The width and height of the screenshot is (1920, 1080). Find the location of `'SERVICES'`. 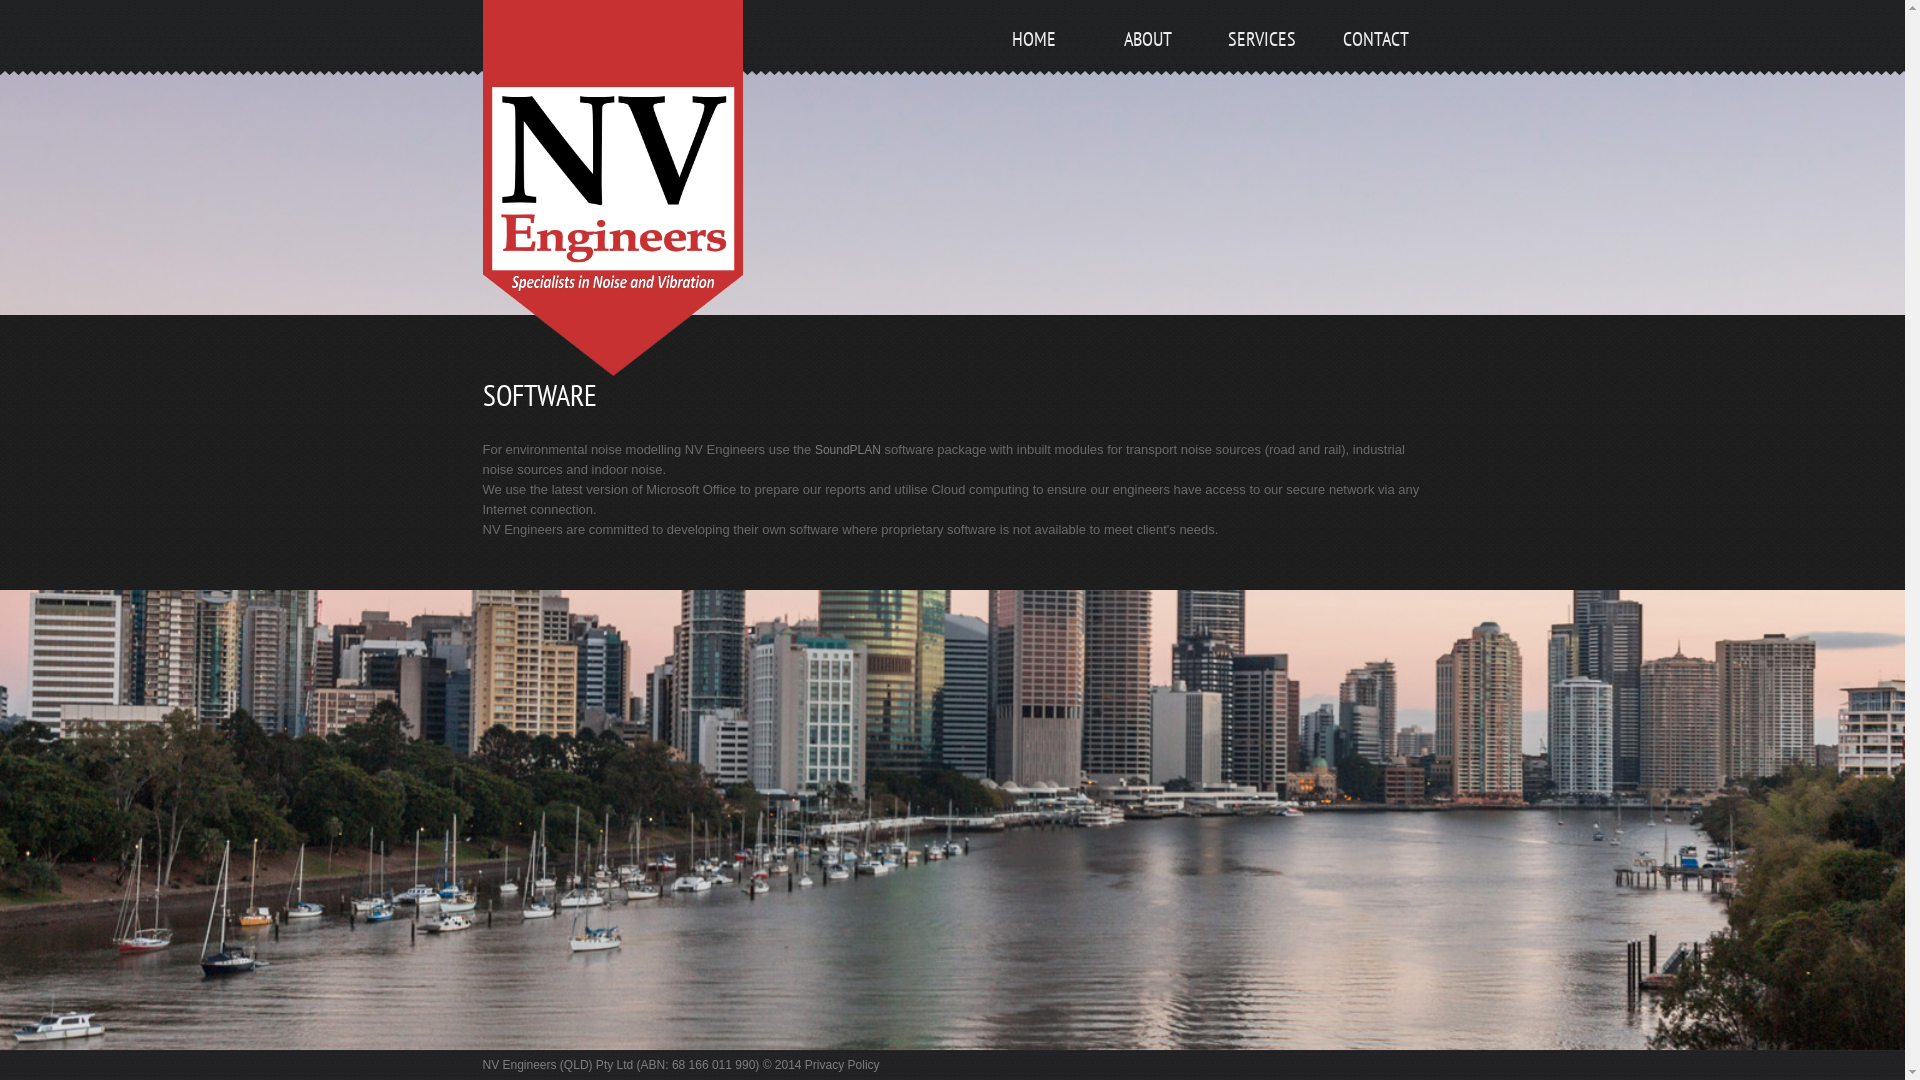

'SERVICES' is located at coordinates (1213, 62).